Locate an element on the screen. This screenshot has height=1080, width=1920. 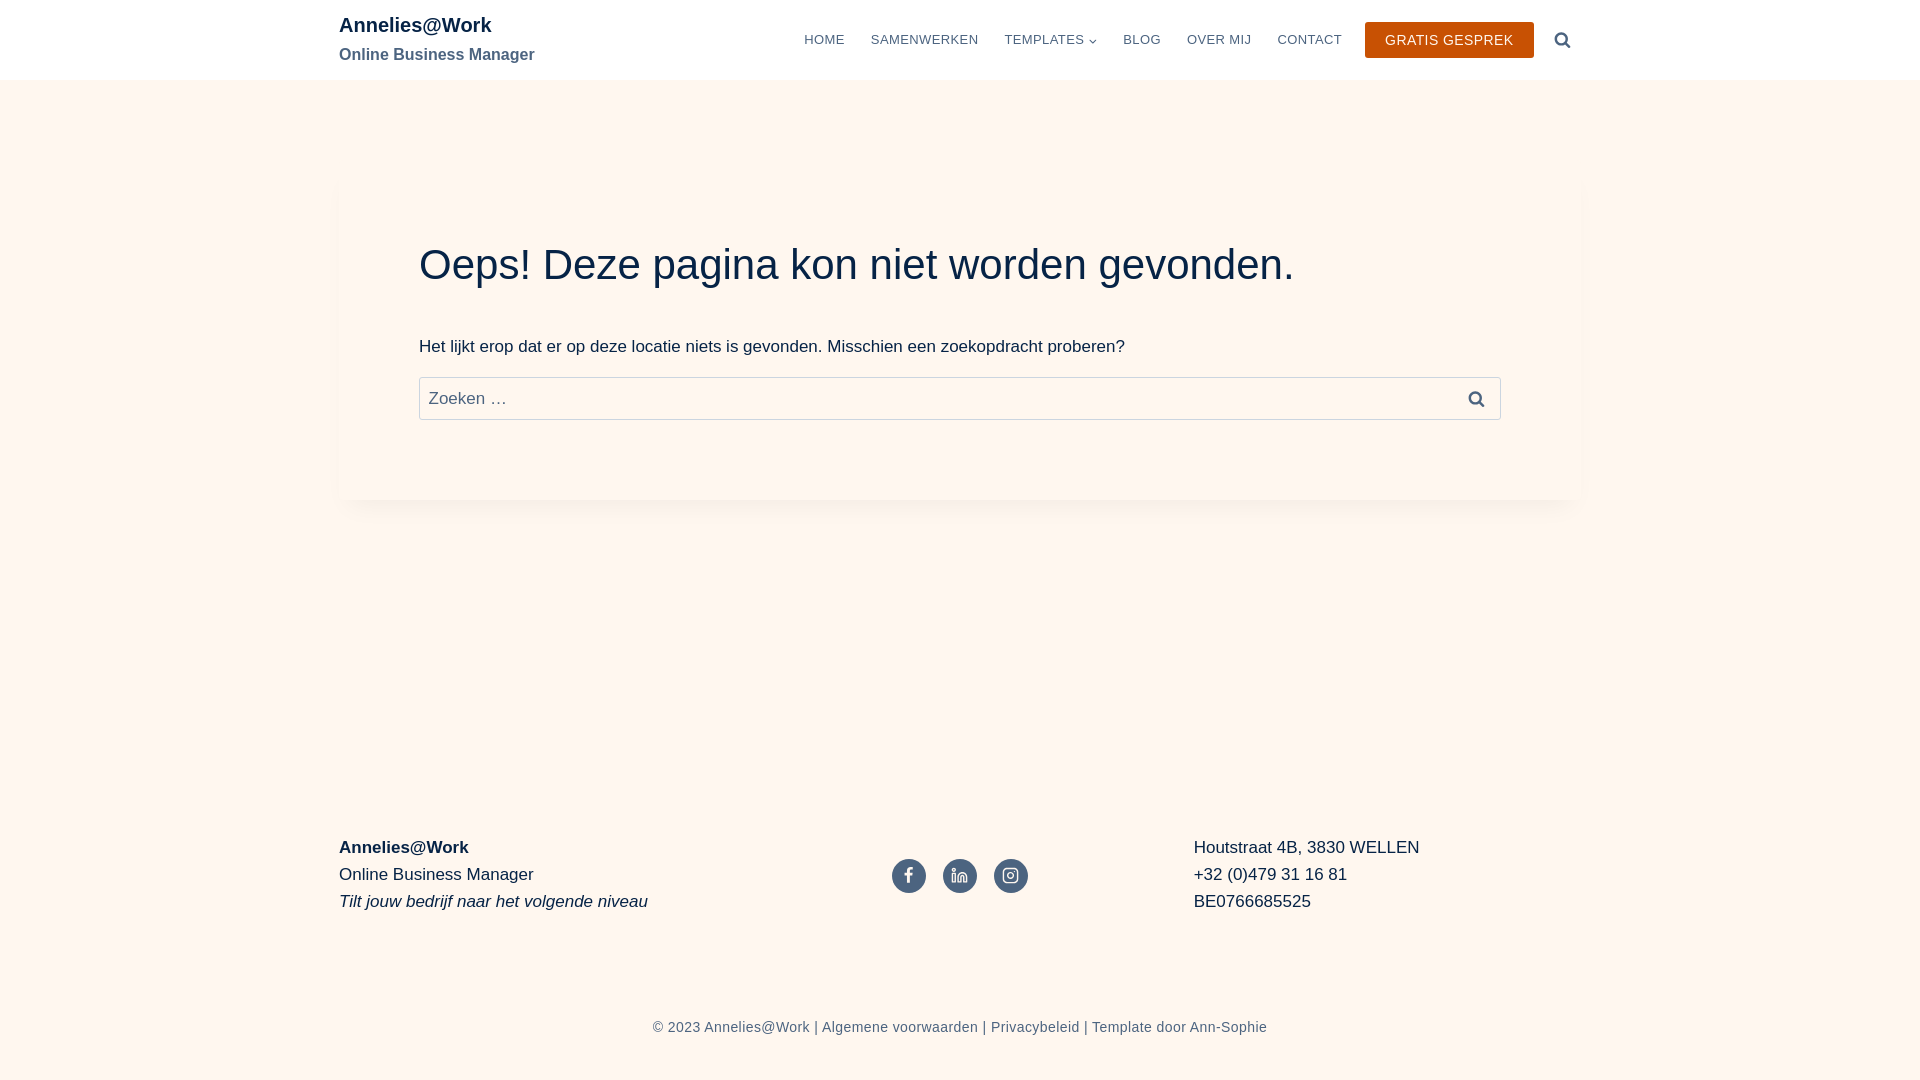
'Privacybeleid' is located at coordinates (1035, 1026).